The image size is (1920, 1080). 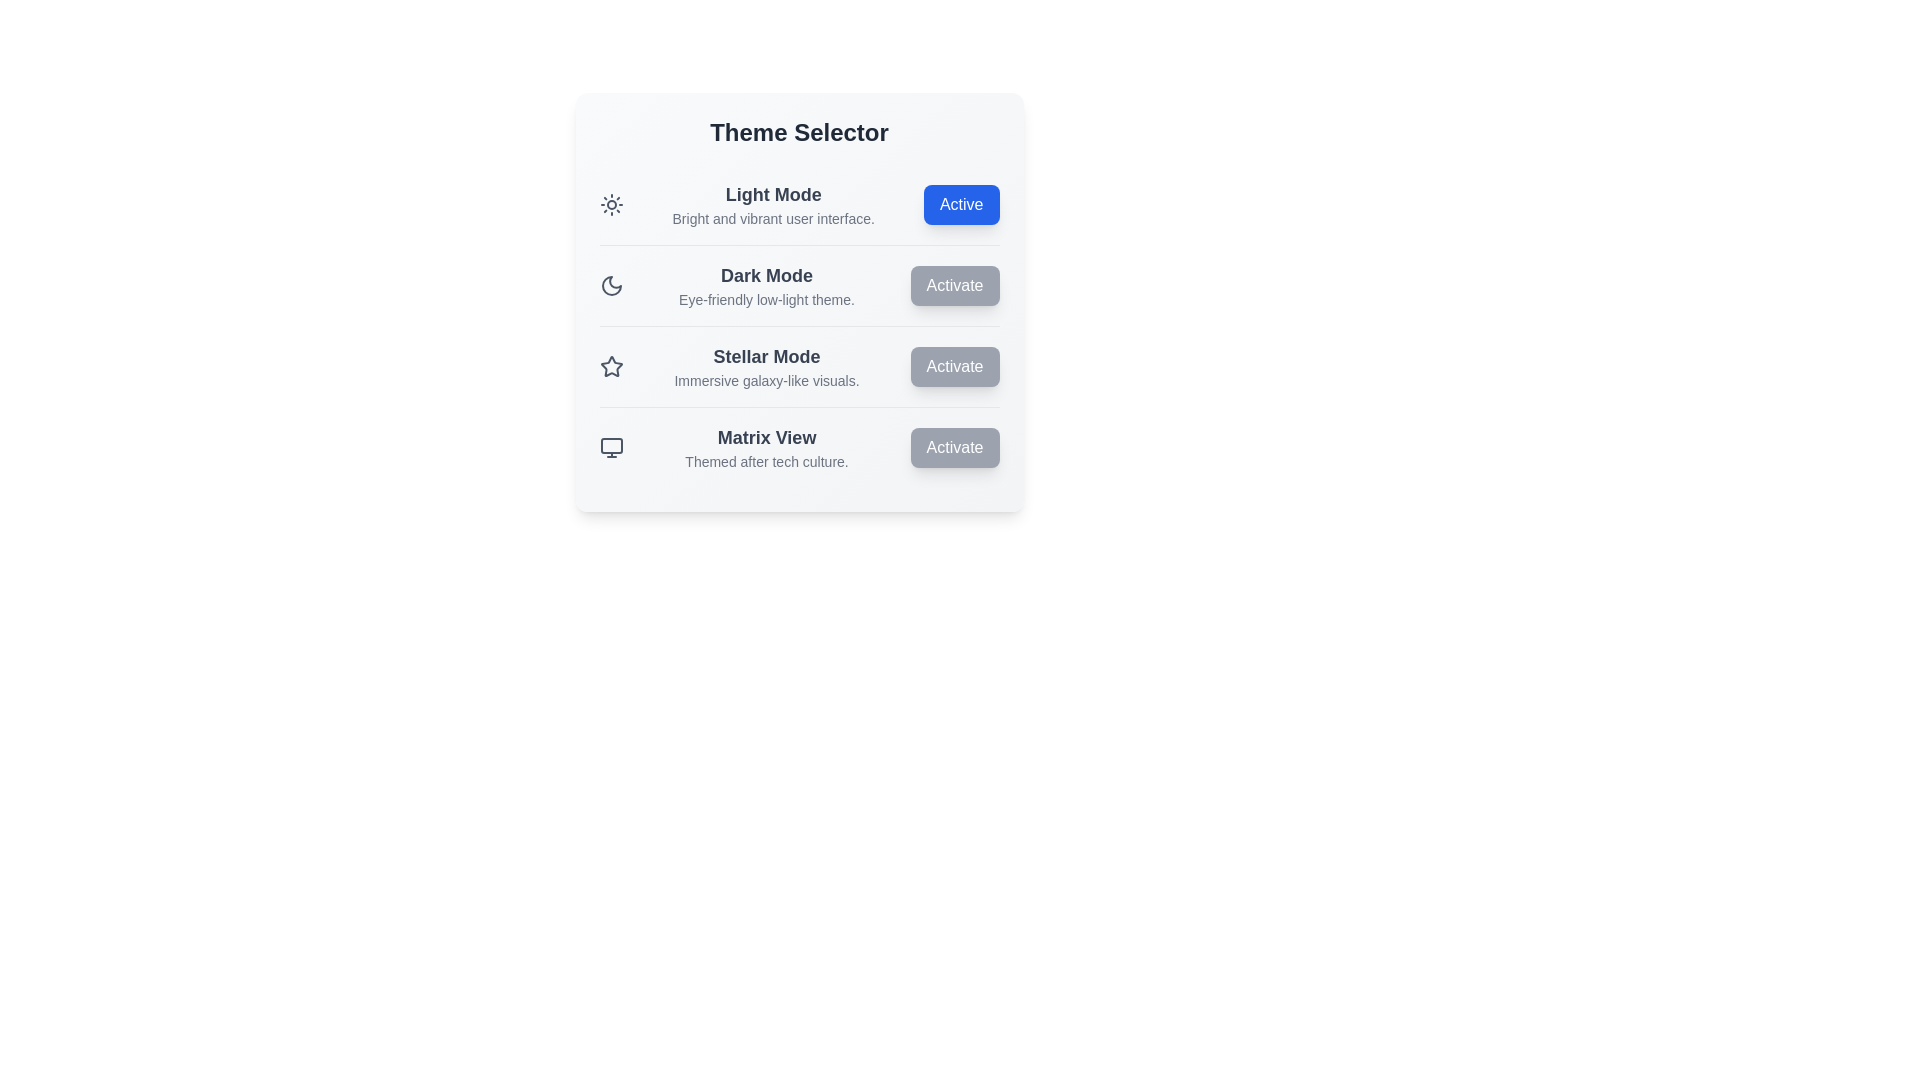 I want to click on 'Activate' button for the theme specified by Matrix View, so click(x=954, y=446).